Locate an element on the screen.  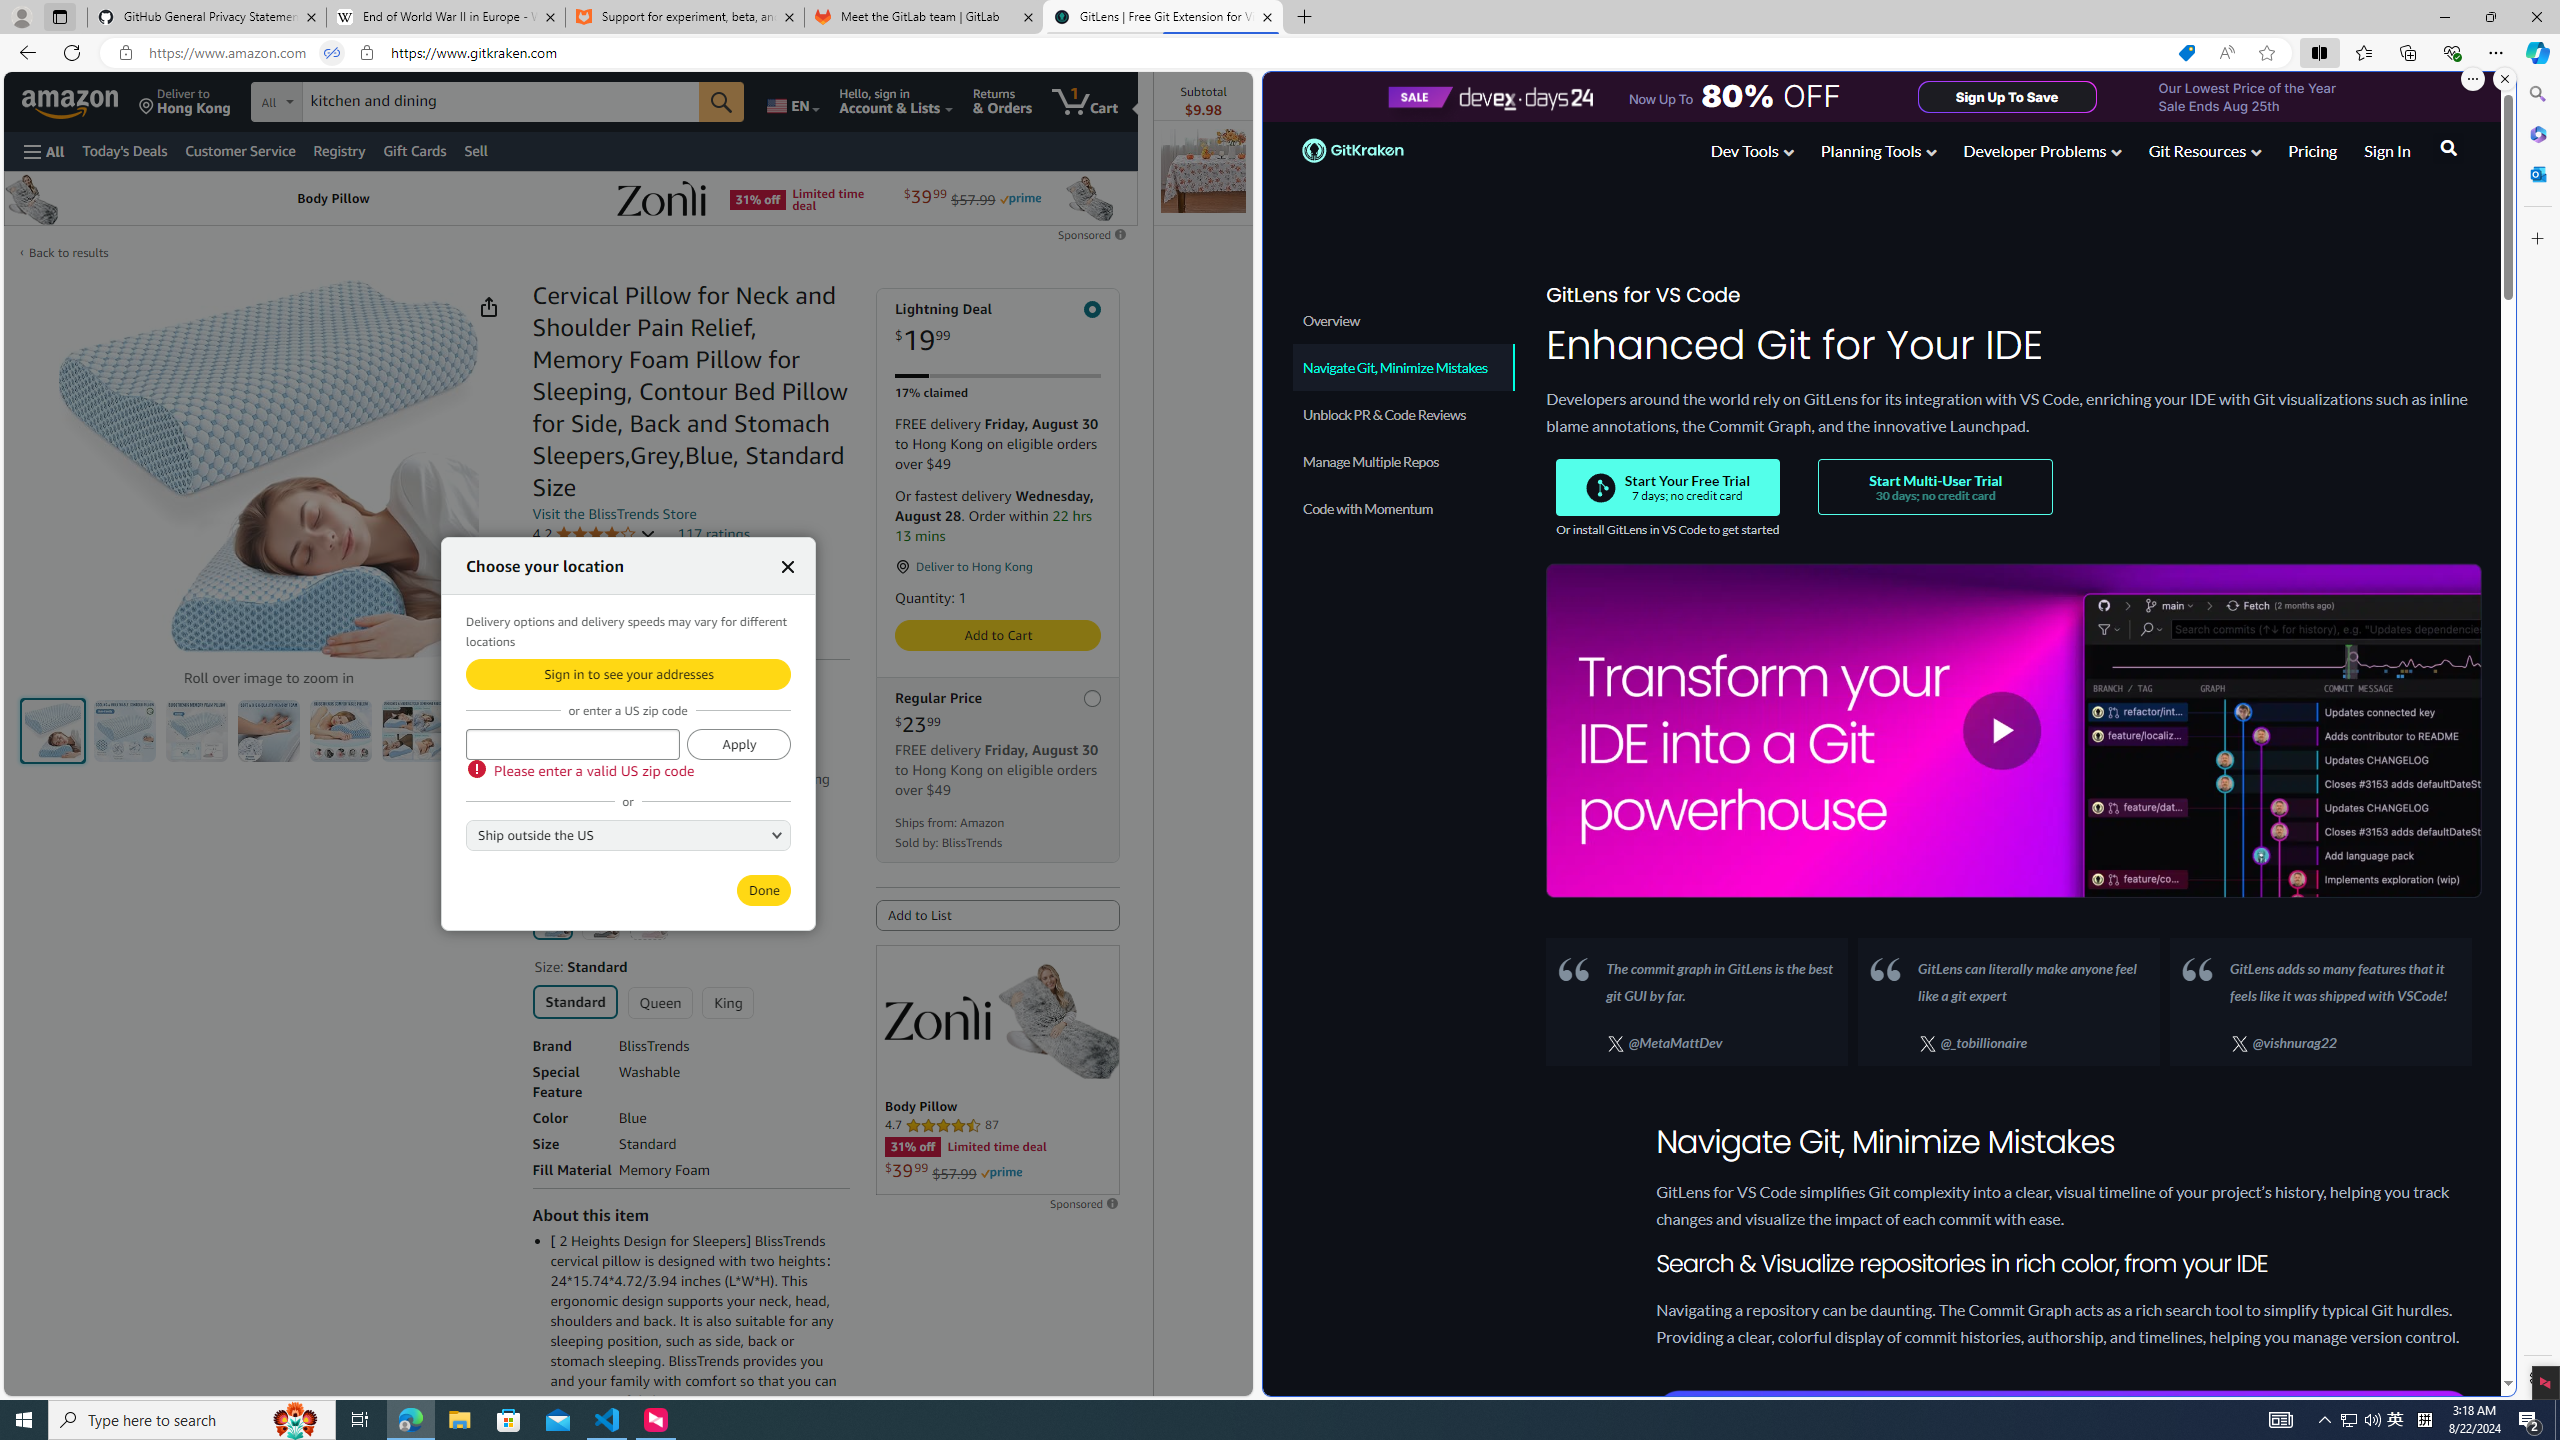
'GitHub General Privacy Statement - GitHub Docs' is located at coordinates (207, 16).